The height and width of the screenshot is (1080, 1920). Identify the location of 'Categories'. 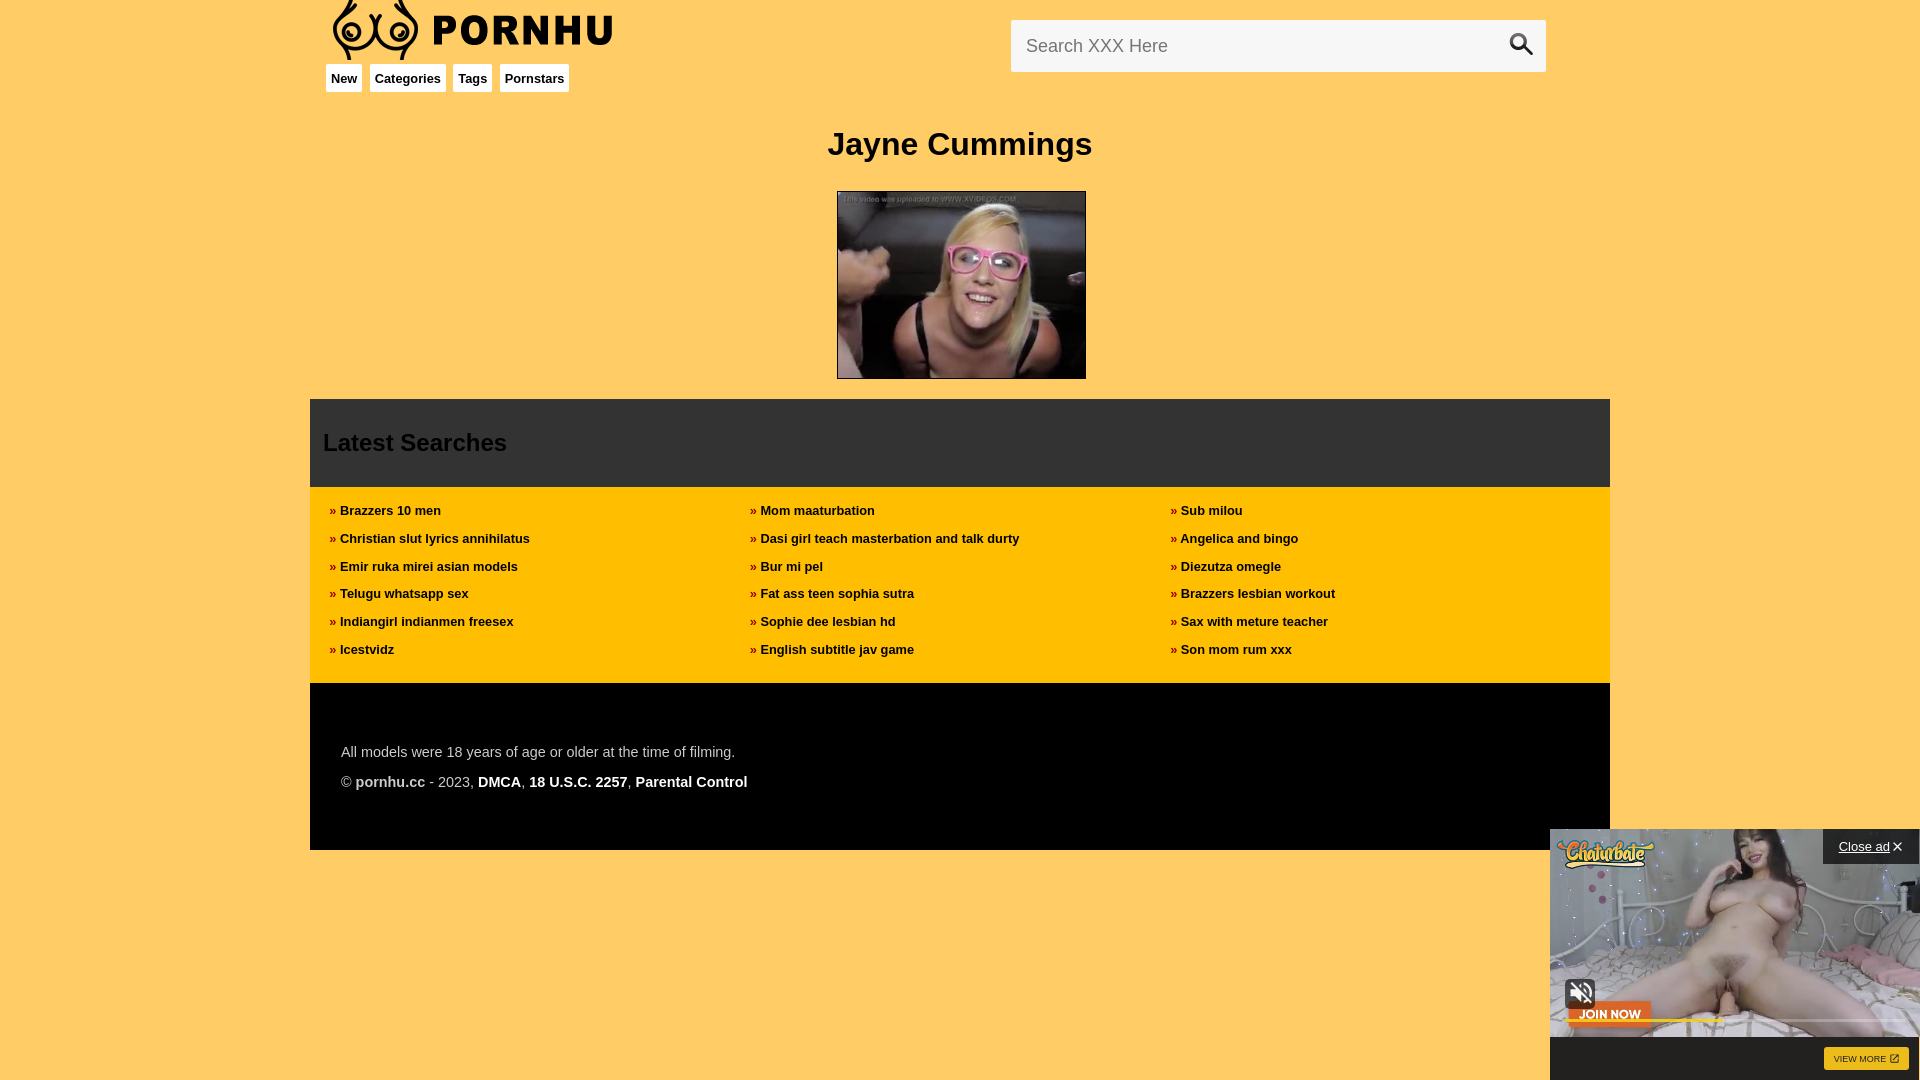
(407, 77).